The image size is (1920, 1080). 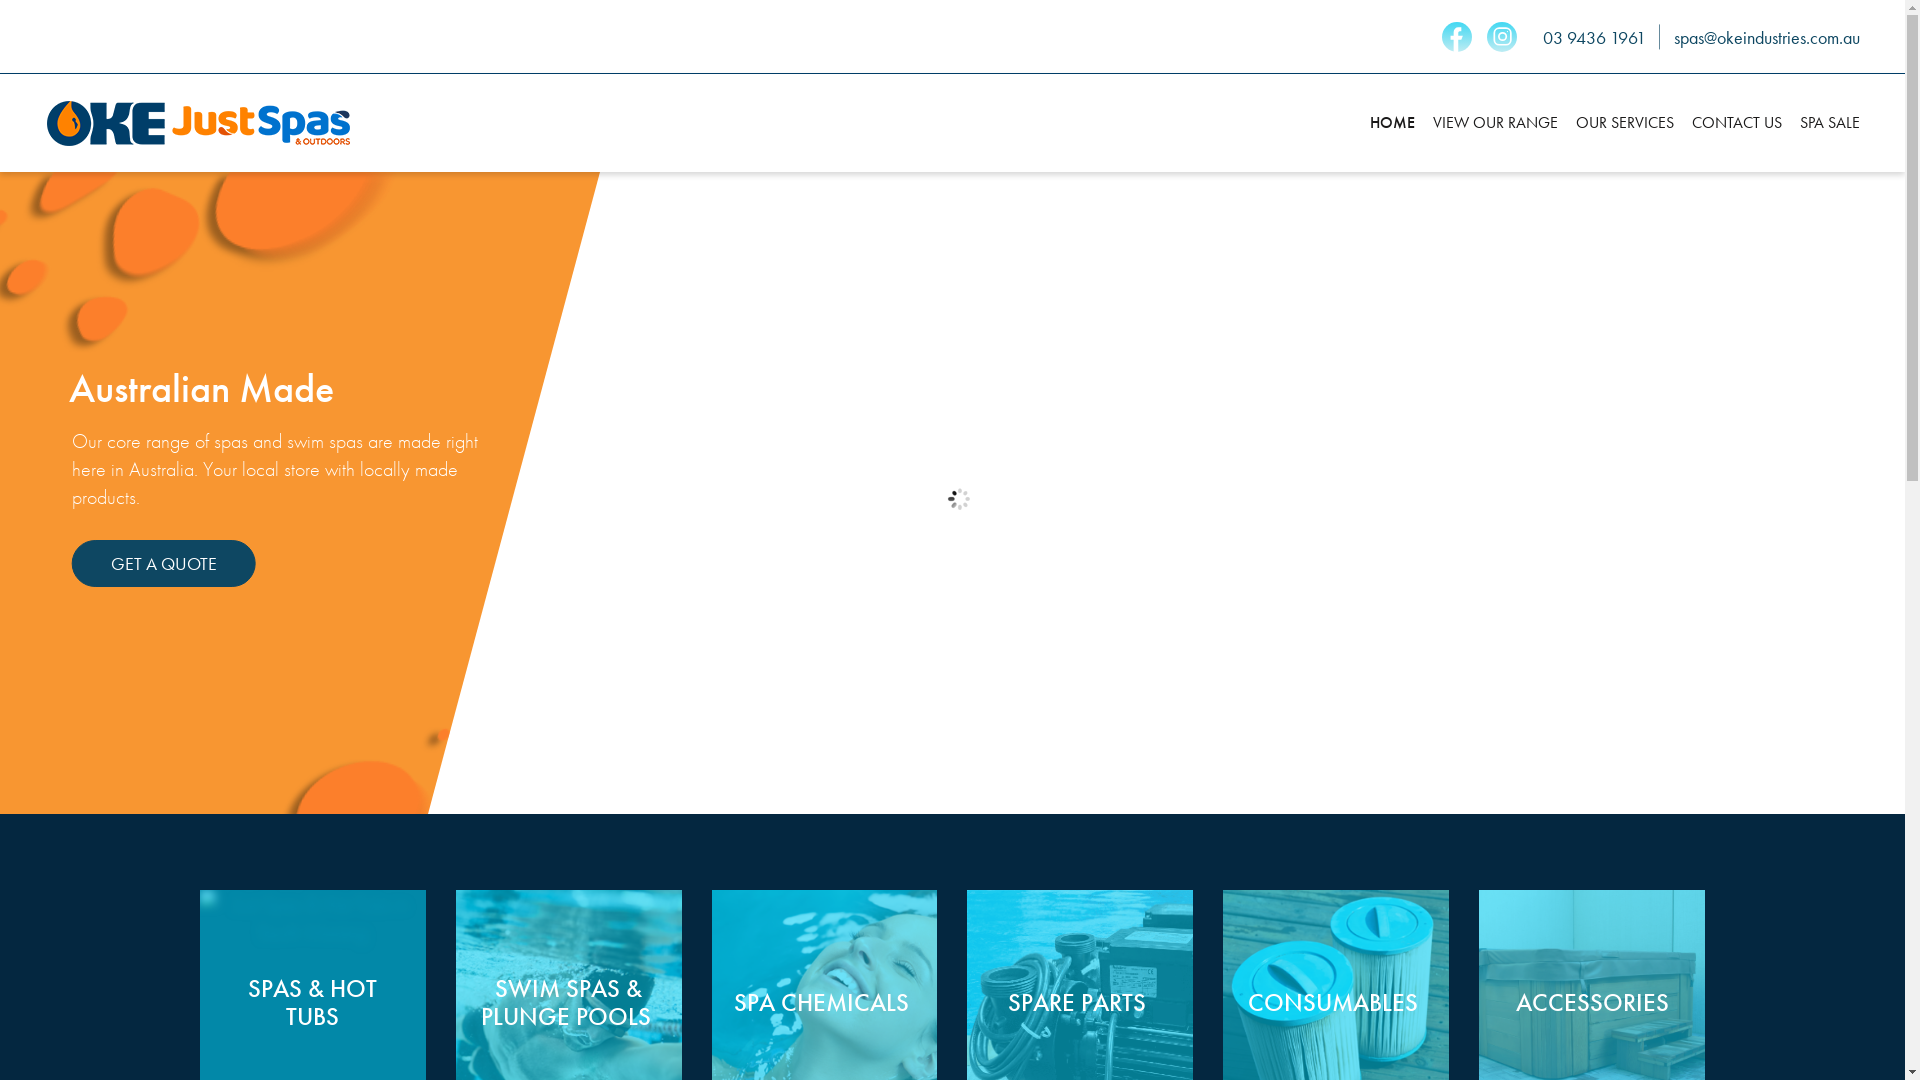 I want to click on 'HOME', so click(x=1391, y=123).